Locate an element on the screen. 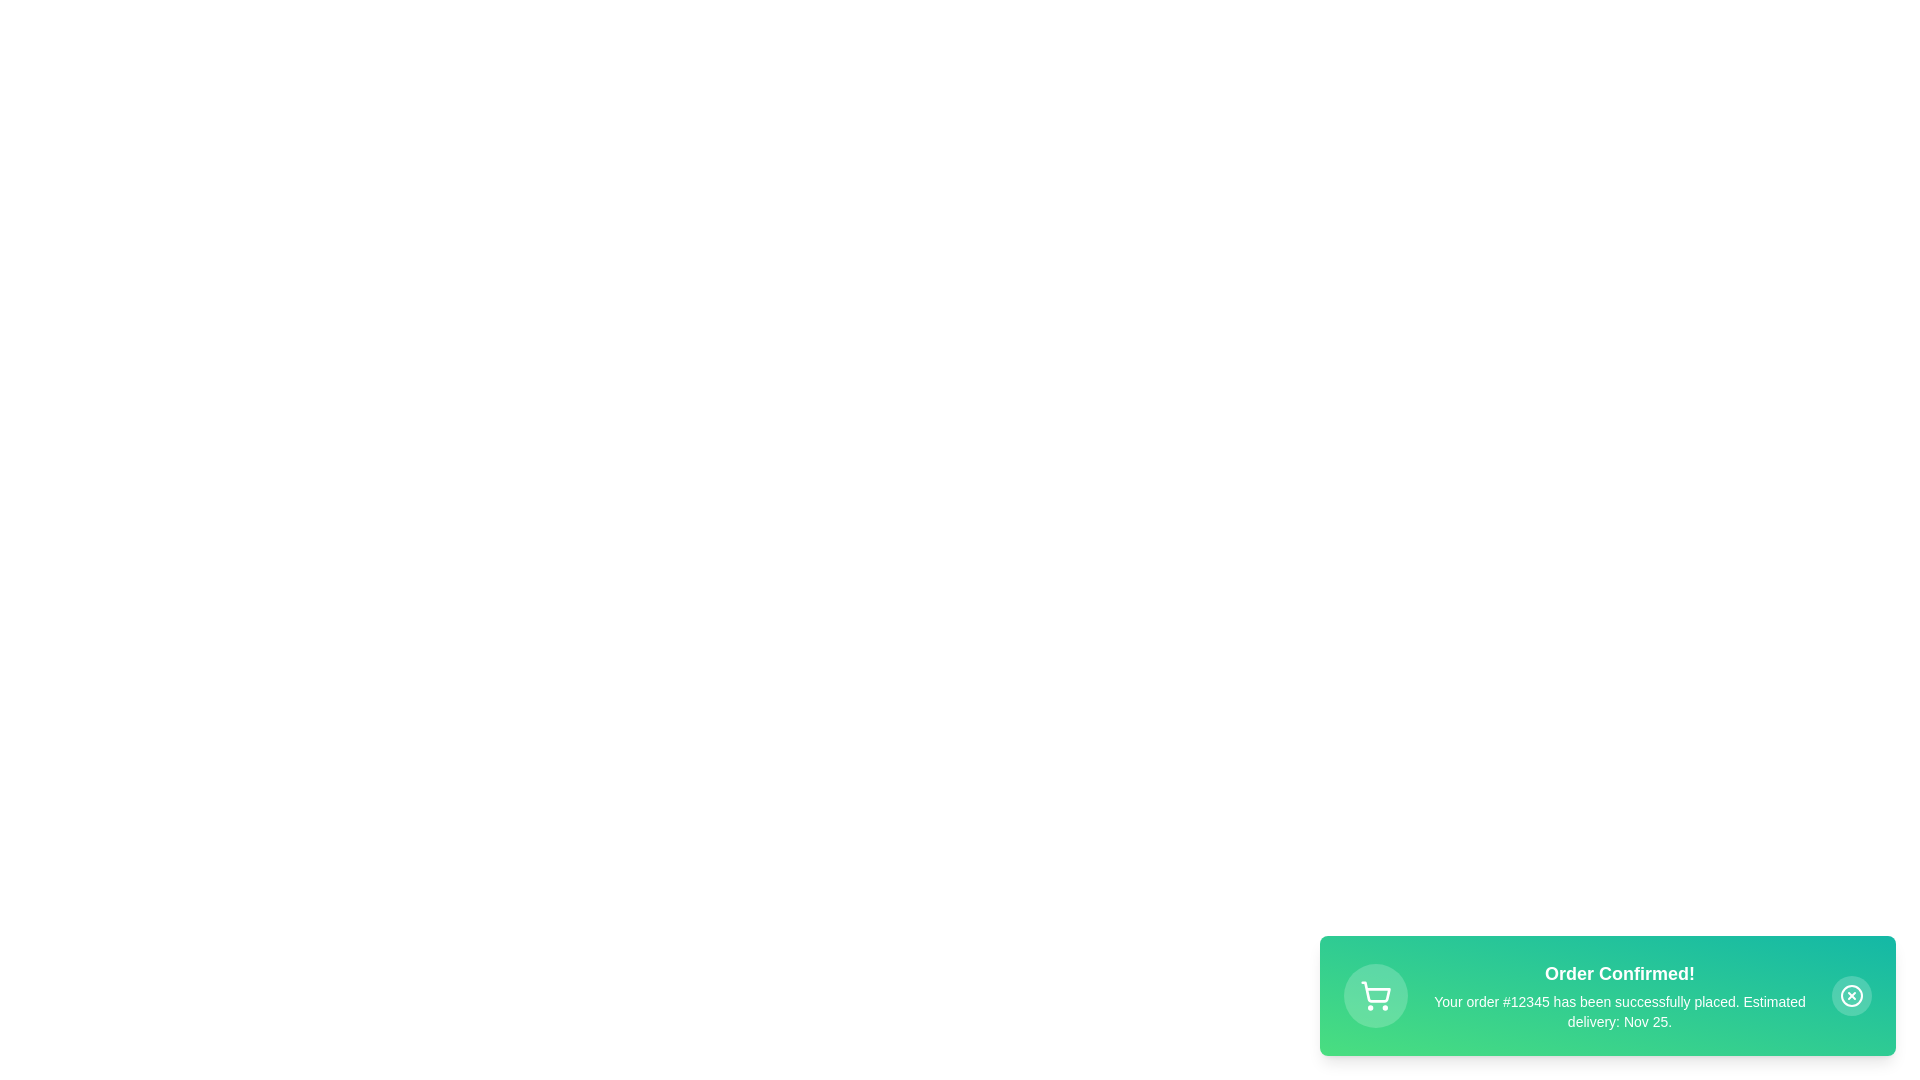  the close button located in the bottom-right corner of the green notification area is located at coordinates (1851, 995).